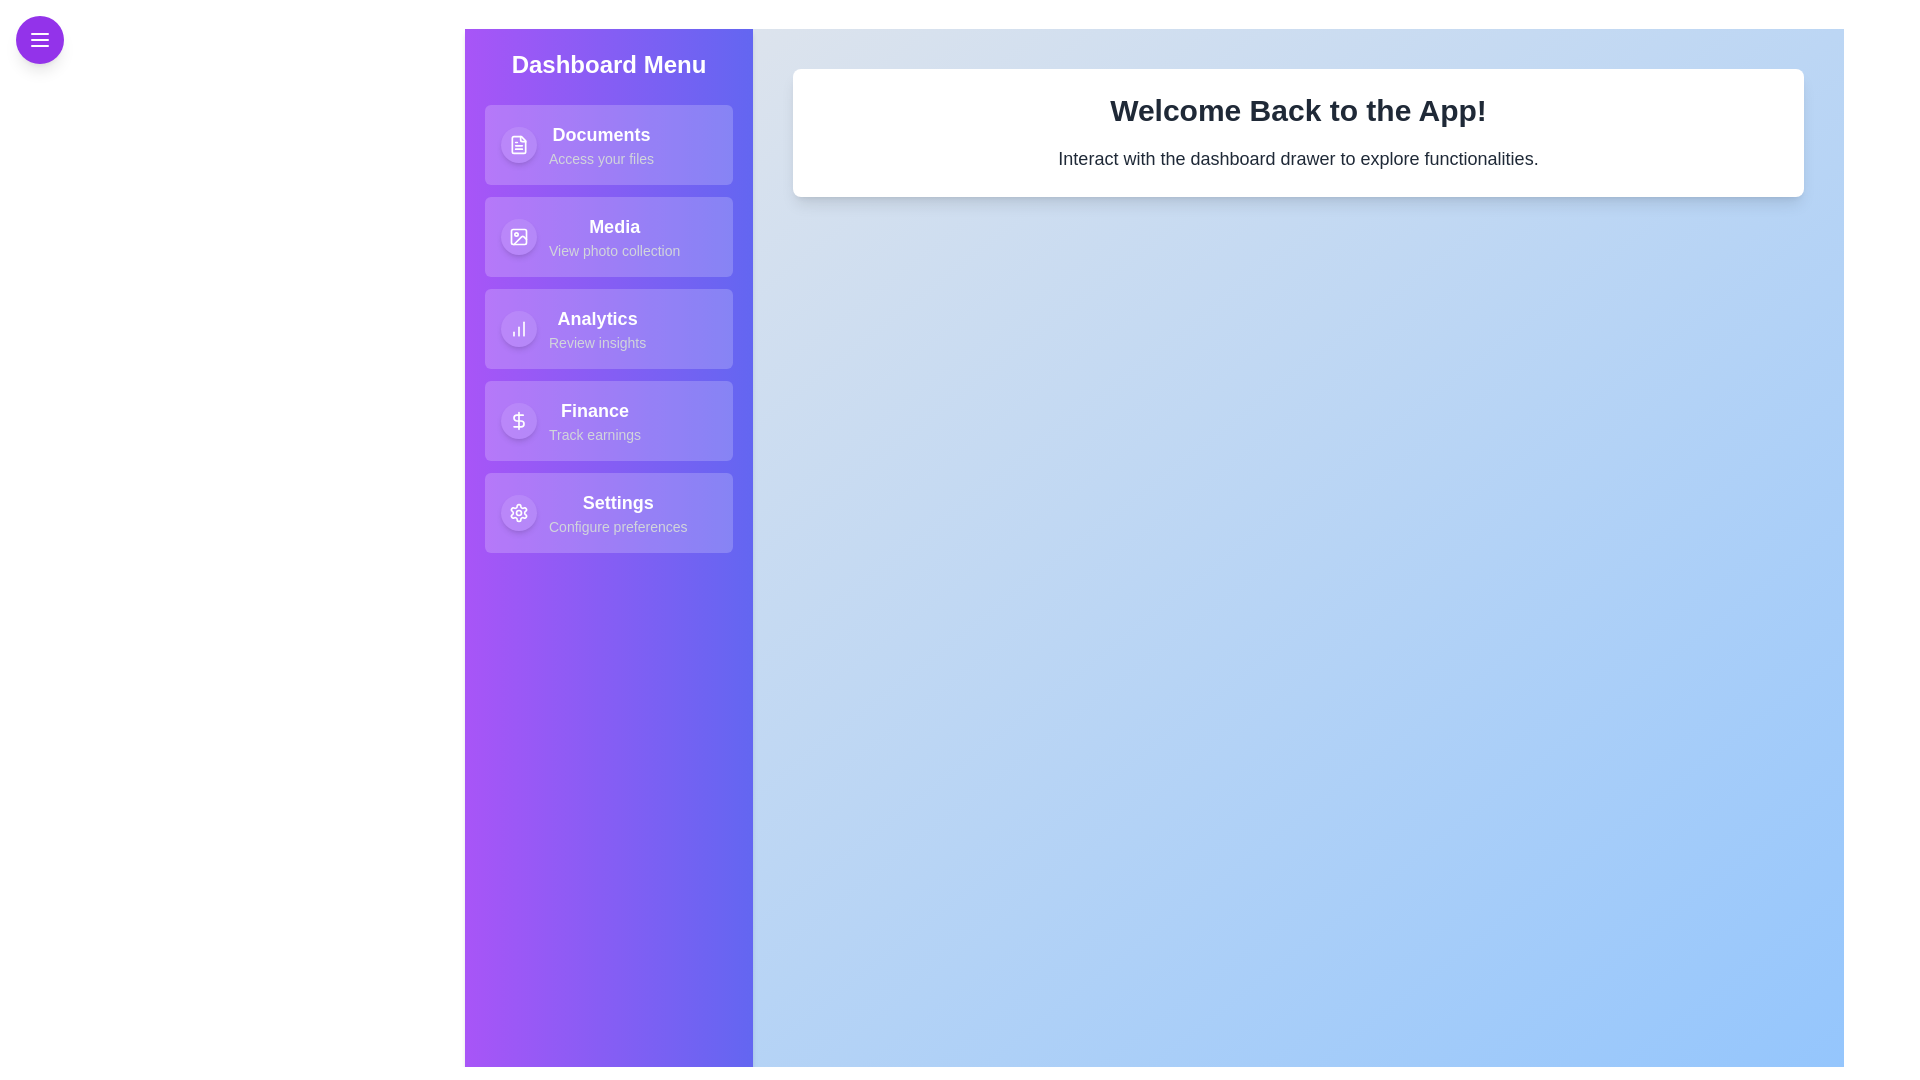 The width and height of the screenshot is (1920, 1080). Describe the element at coordinates (608, 144) in the screenshot. I see `the Documents item in the drawer to access its functionality` at that location.